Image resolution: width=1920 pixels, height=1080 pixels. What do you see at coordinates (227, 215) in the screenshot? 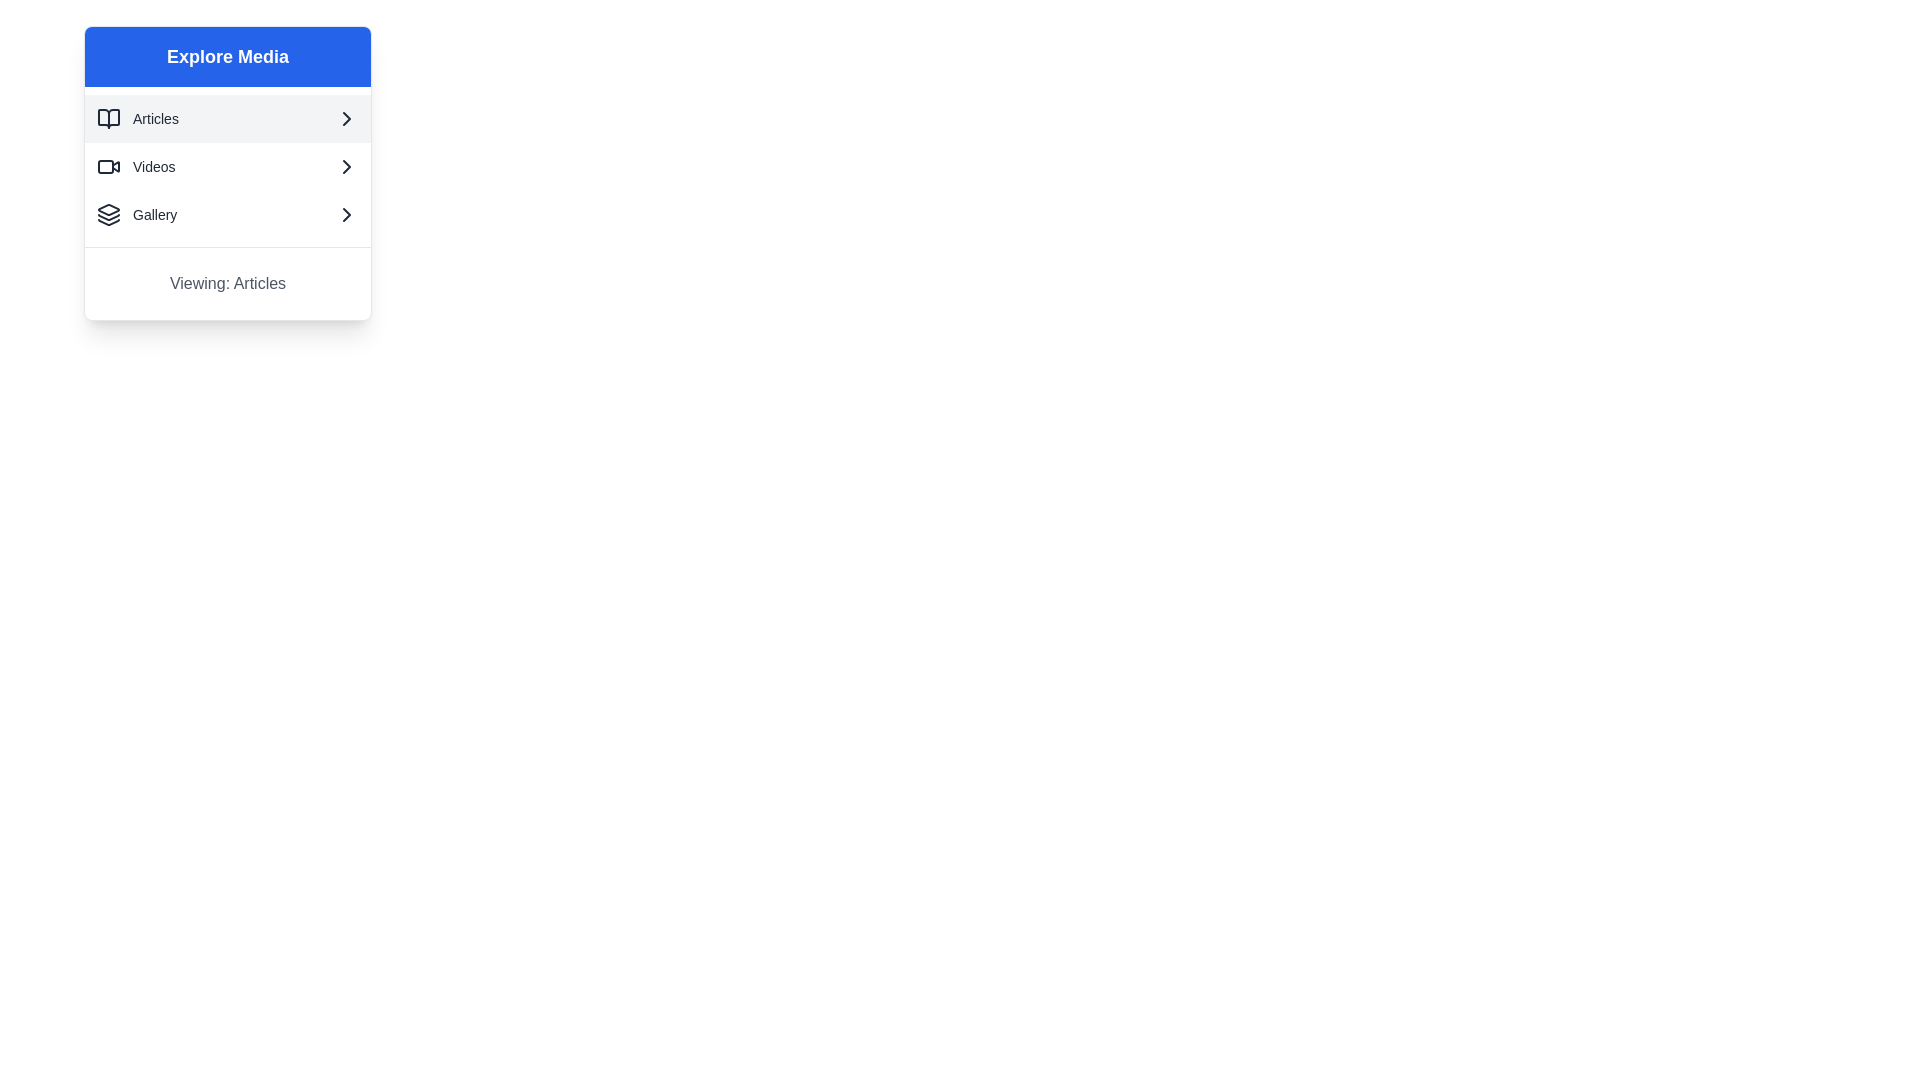
I see `the 'Gallery' menu option, which is the last item in a vertical list of options styled in a small gray font with a hover effect` at bounding box center [227, 215].